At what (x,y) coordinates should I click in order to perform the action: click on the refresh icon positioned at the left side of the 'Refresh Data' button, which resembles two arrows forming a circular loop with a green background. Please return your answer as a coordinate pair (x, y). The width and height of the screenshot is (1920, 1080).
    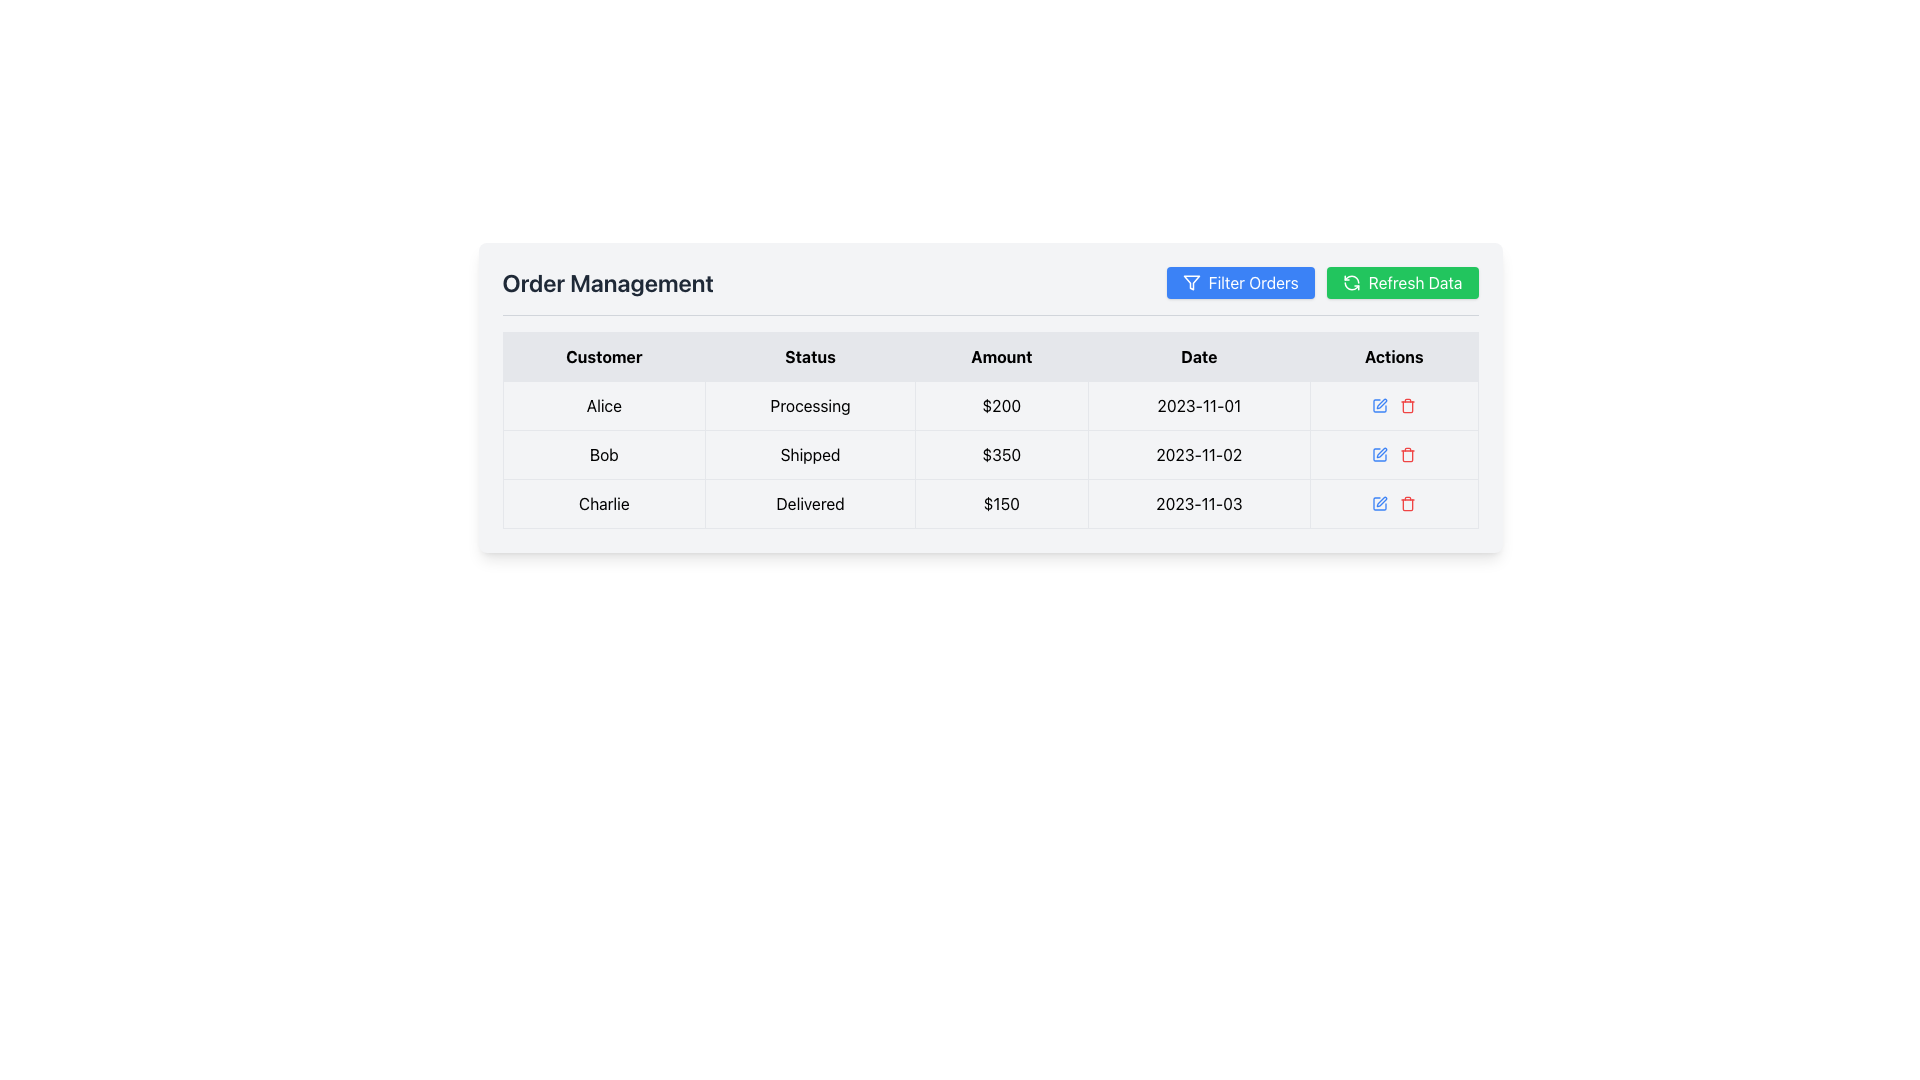
    Looking at the image, I should click on (1350, 282).